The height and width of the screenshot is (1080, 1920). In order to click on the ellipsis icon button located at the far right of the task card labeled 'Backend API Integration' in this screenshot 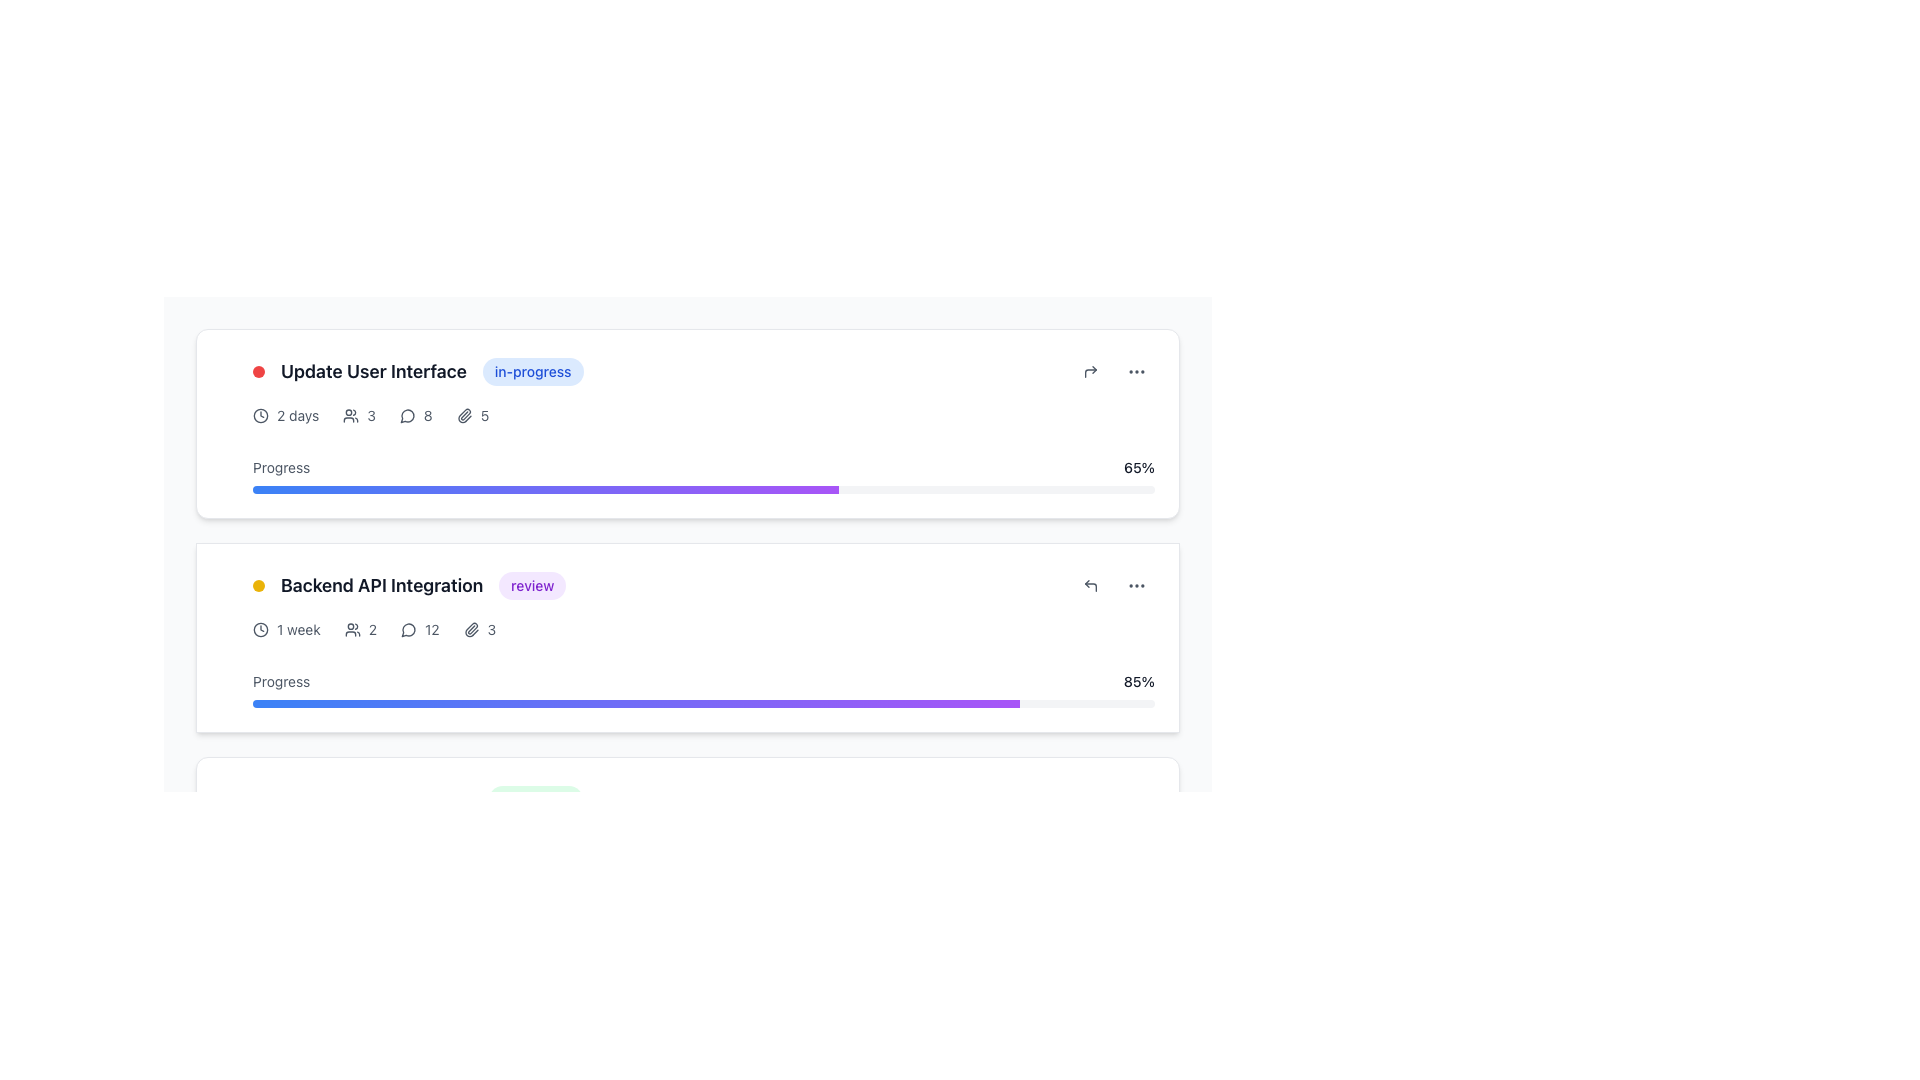, I will do `click(1137, 585)`.